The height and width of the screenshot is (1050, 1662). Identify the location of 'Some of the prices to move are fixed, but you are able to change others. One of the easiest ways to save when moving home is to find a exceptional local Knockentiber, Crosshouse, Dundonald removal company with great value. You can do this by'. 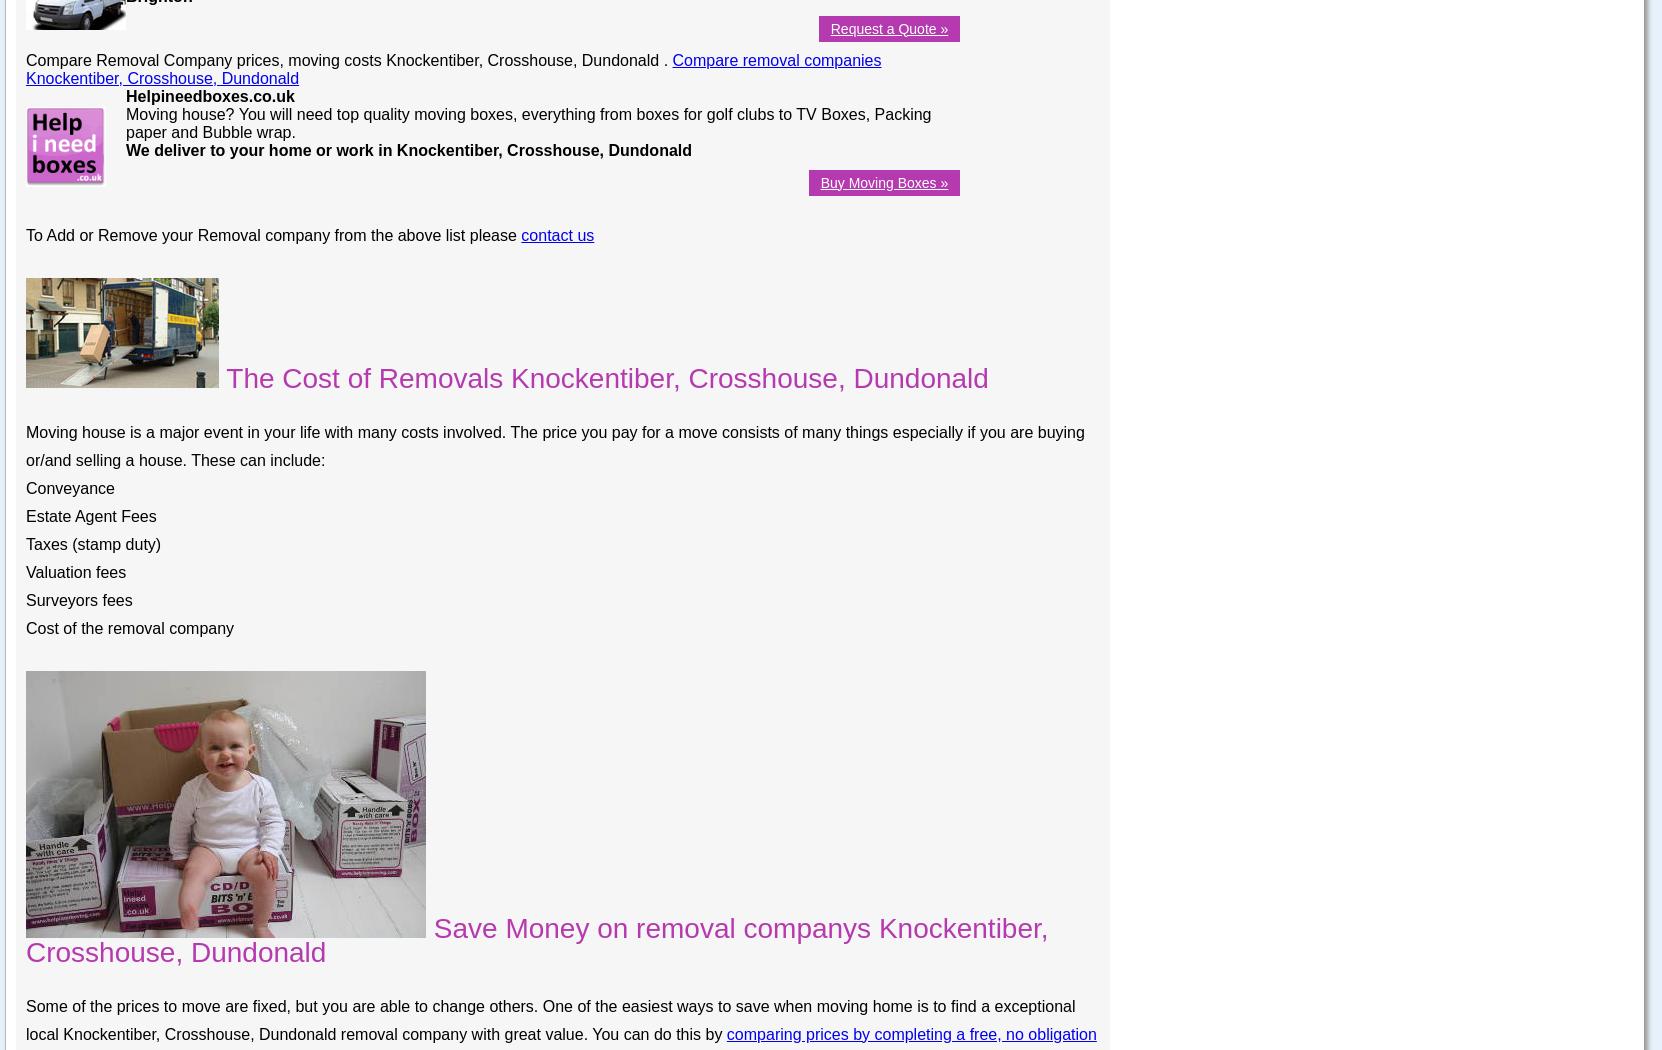
(549, 1018).